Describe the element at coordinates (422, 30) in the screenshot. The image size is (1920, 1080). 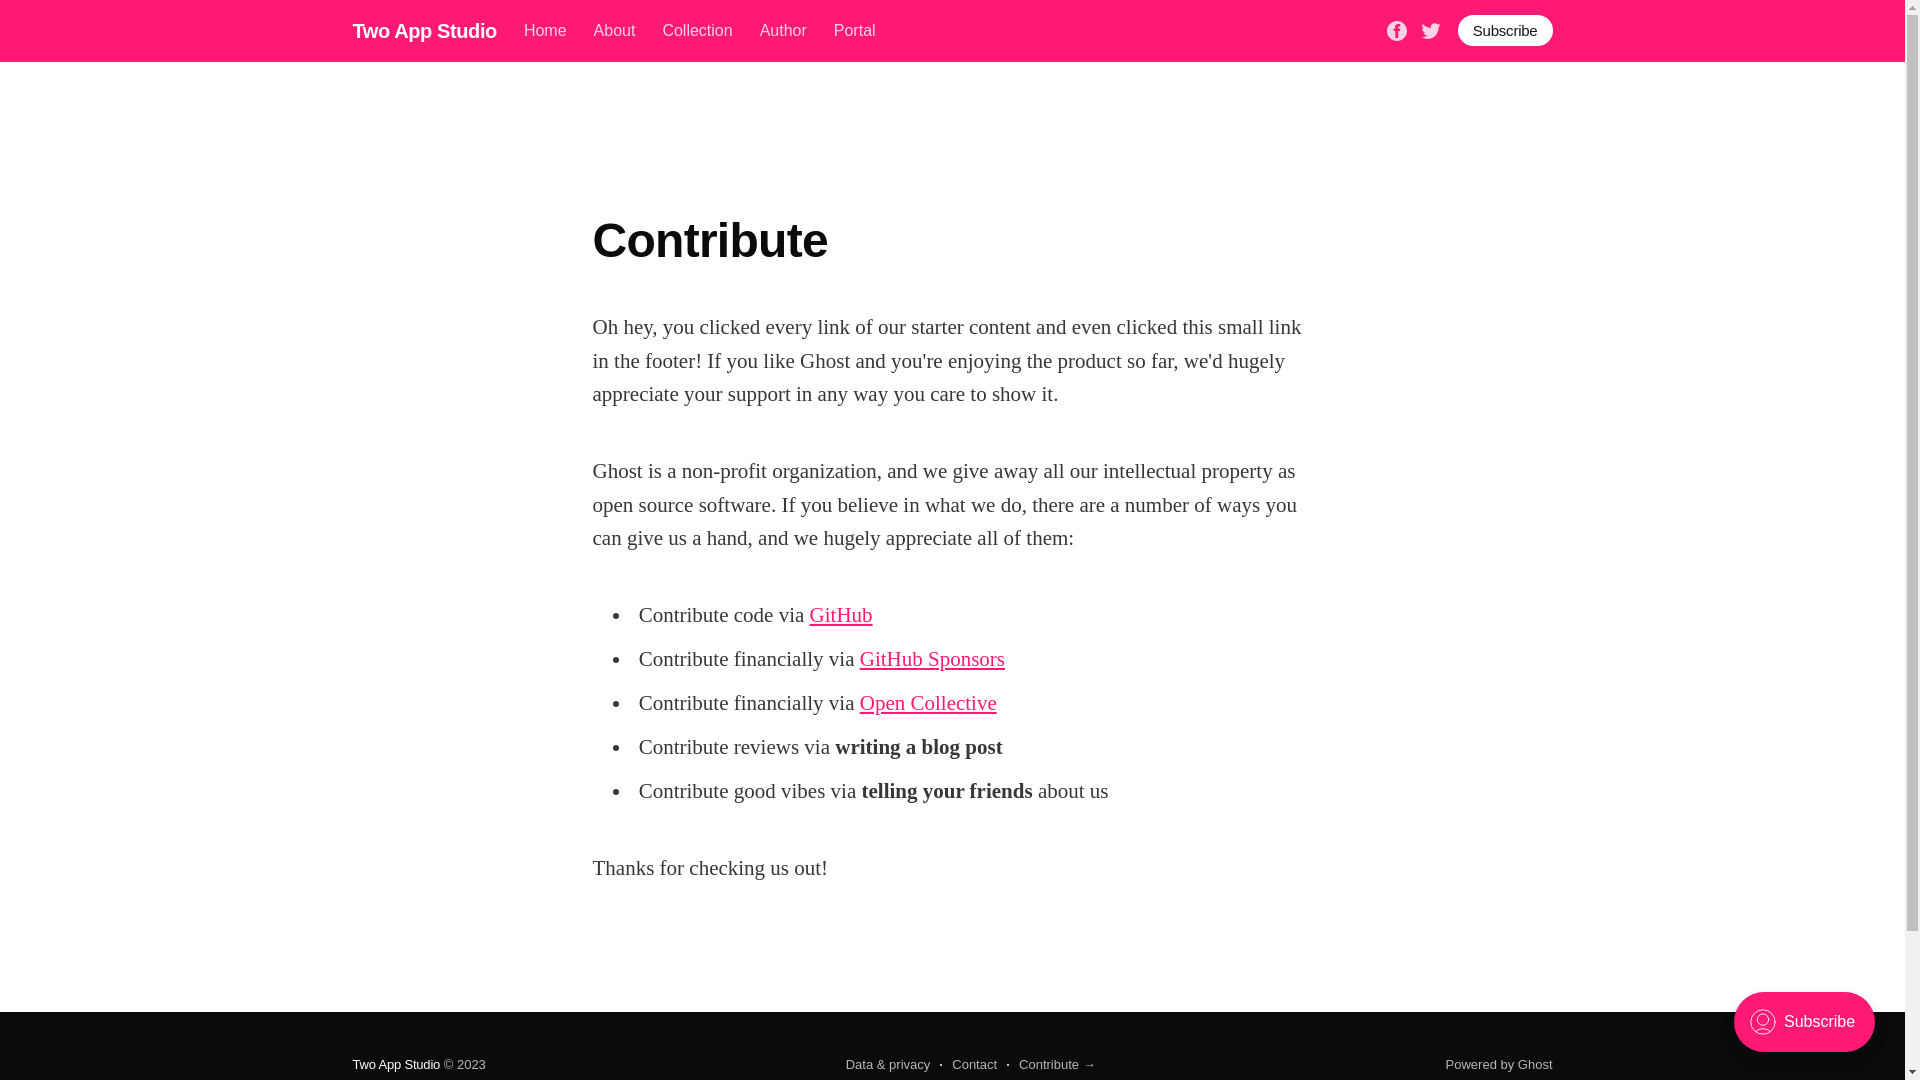
I see `'Two App Studio'` at that location.